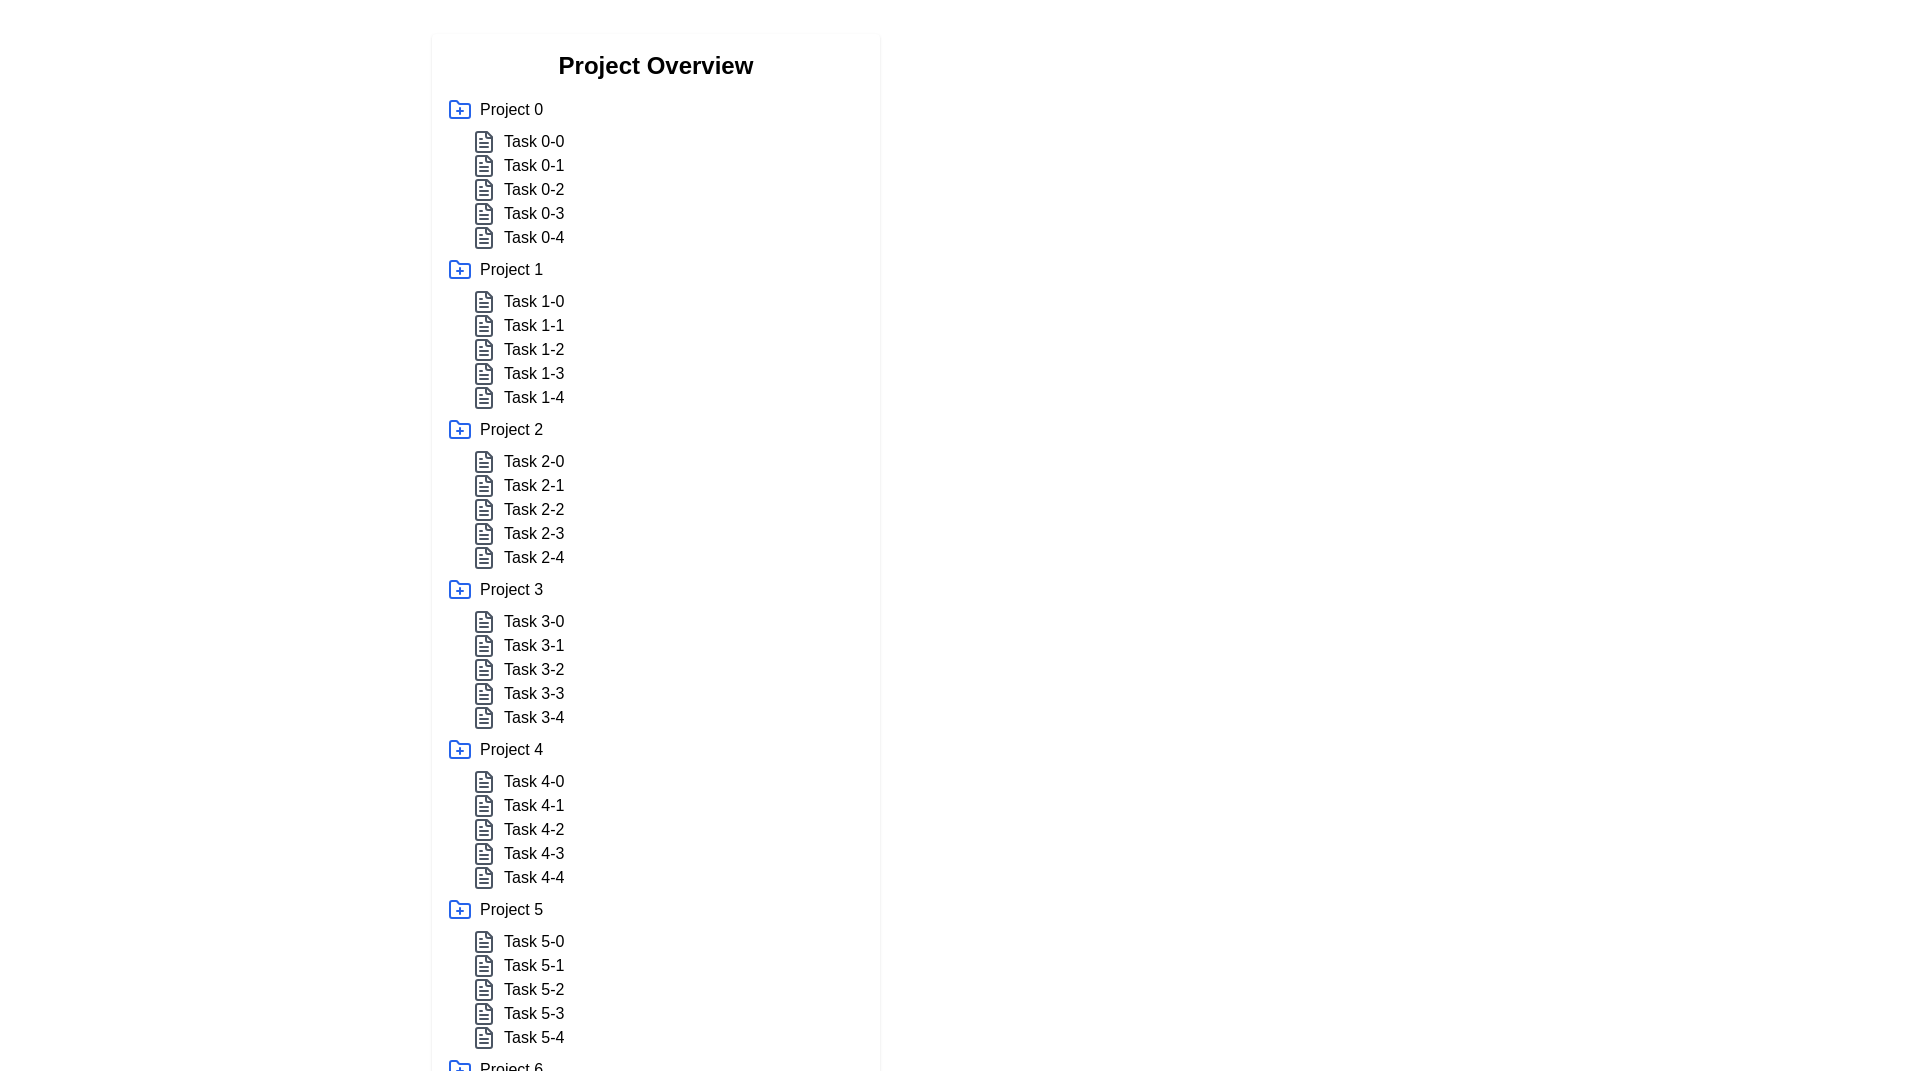 The height and width of the screenshot is (1080, 1920). I want to click on the blue folder icon with a plus sign located to the left of 'Project 1', so click(459, 270).